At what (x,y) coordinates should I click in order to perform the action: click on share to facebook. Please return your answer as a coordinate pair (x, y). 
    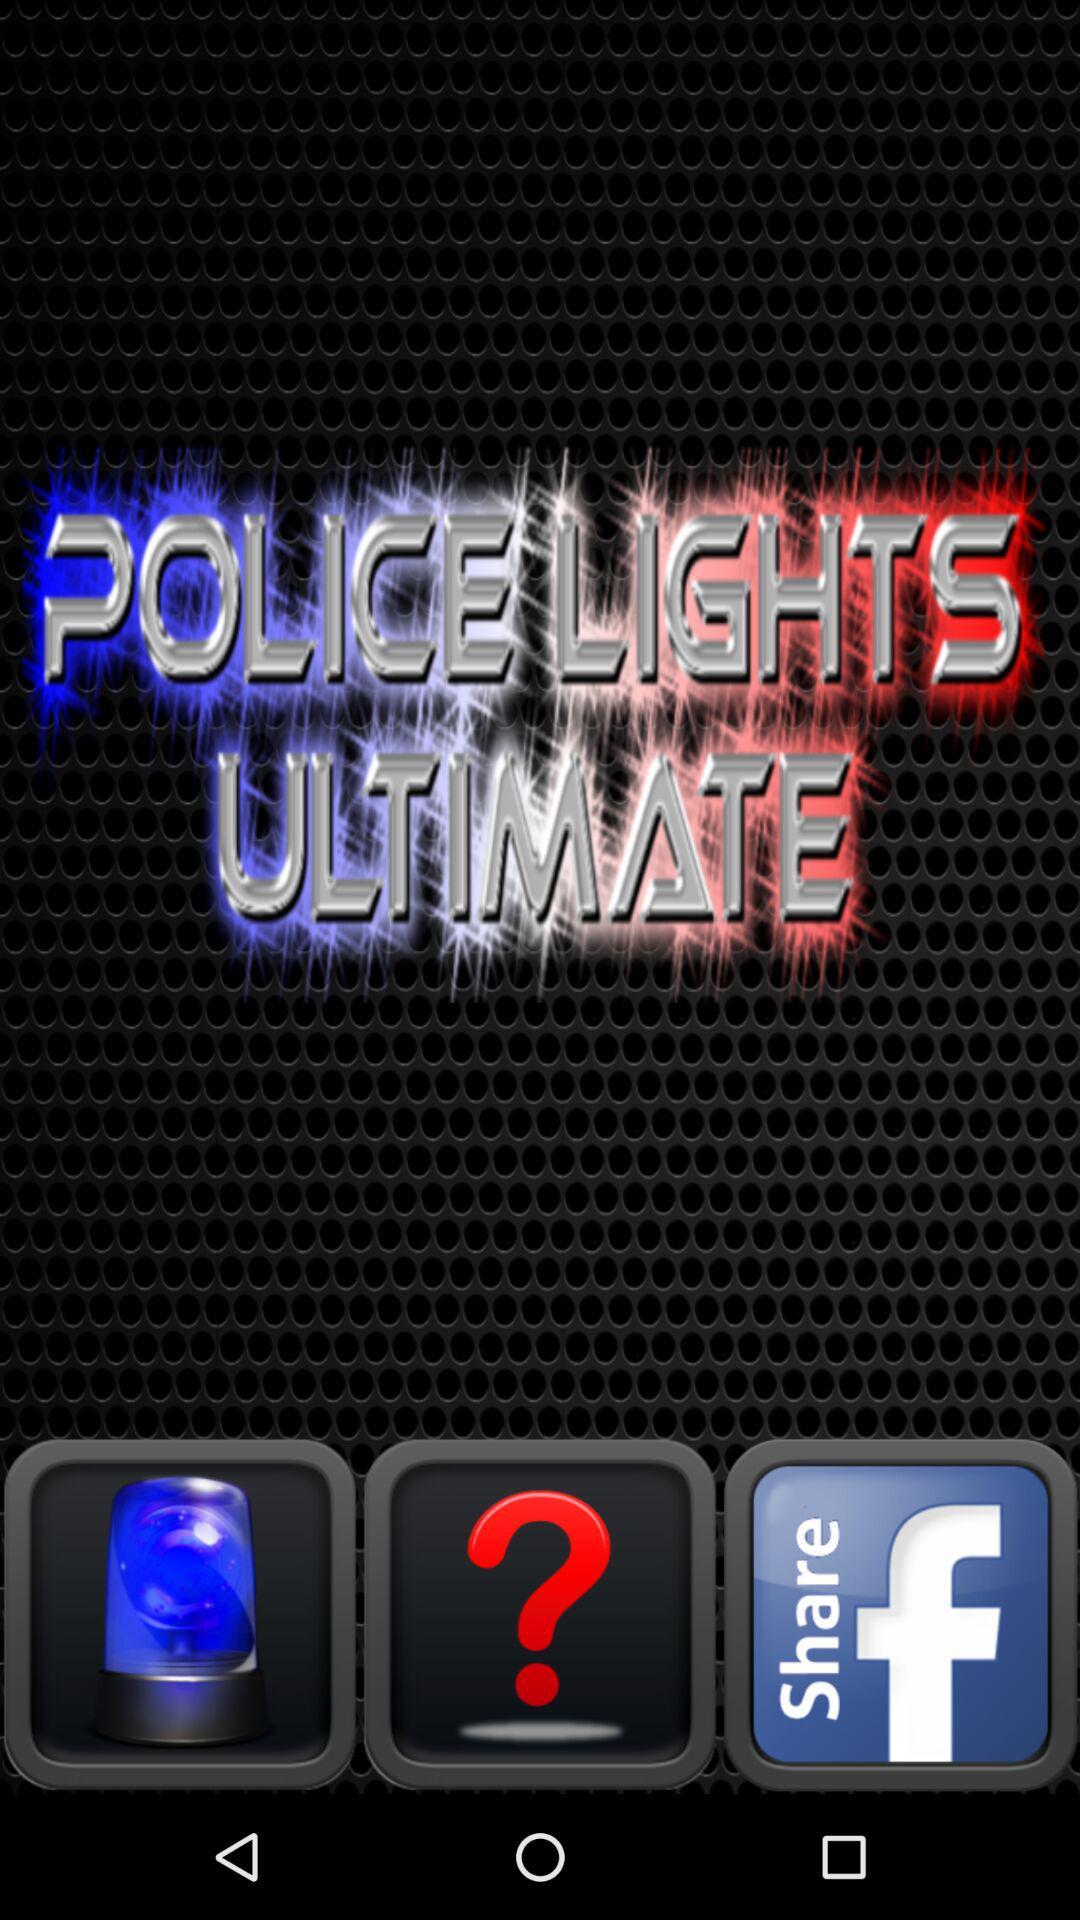
    Looking at the image, I should click on (898, 1613).